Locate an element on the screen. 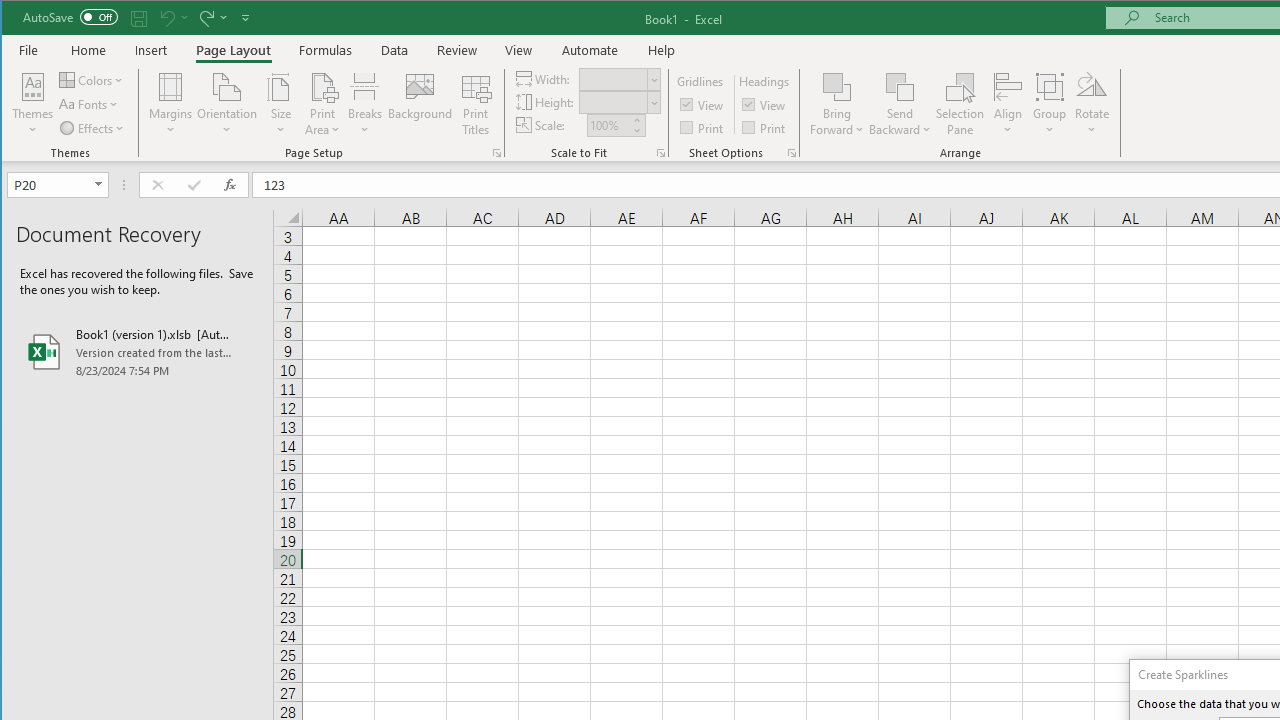 Image resolution: width=1280 pixels, height=720 pixels. 'Themes' is located at coordinates (33, 104).